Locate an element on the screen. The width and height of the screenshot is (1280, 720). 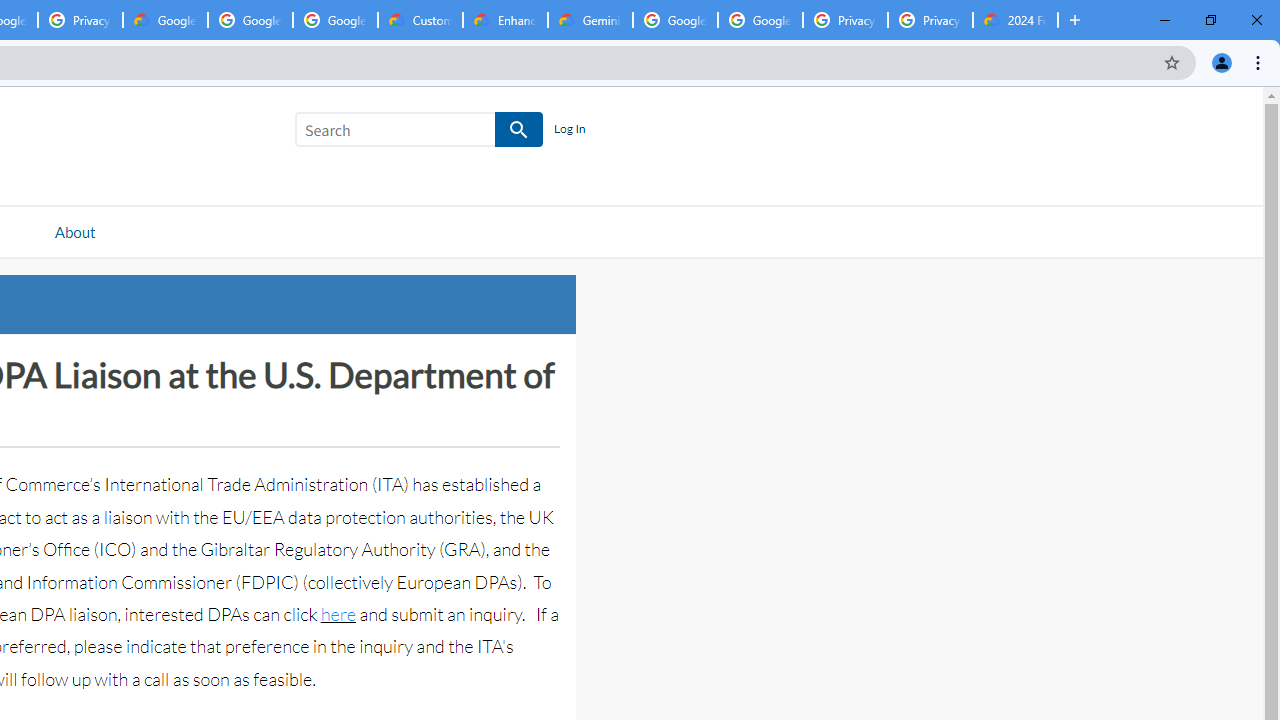
'Log In' is located at coordinates (568, 129).